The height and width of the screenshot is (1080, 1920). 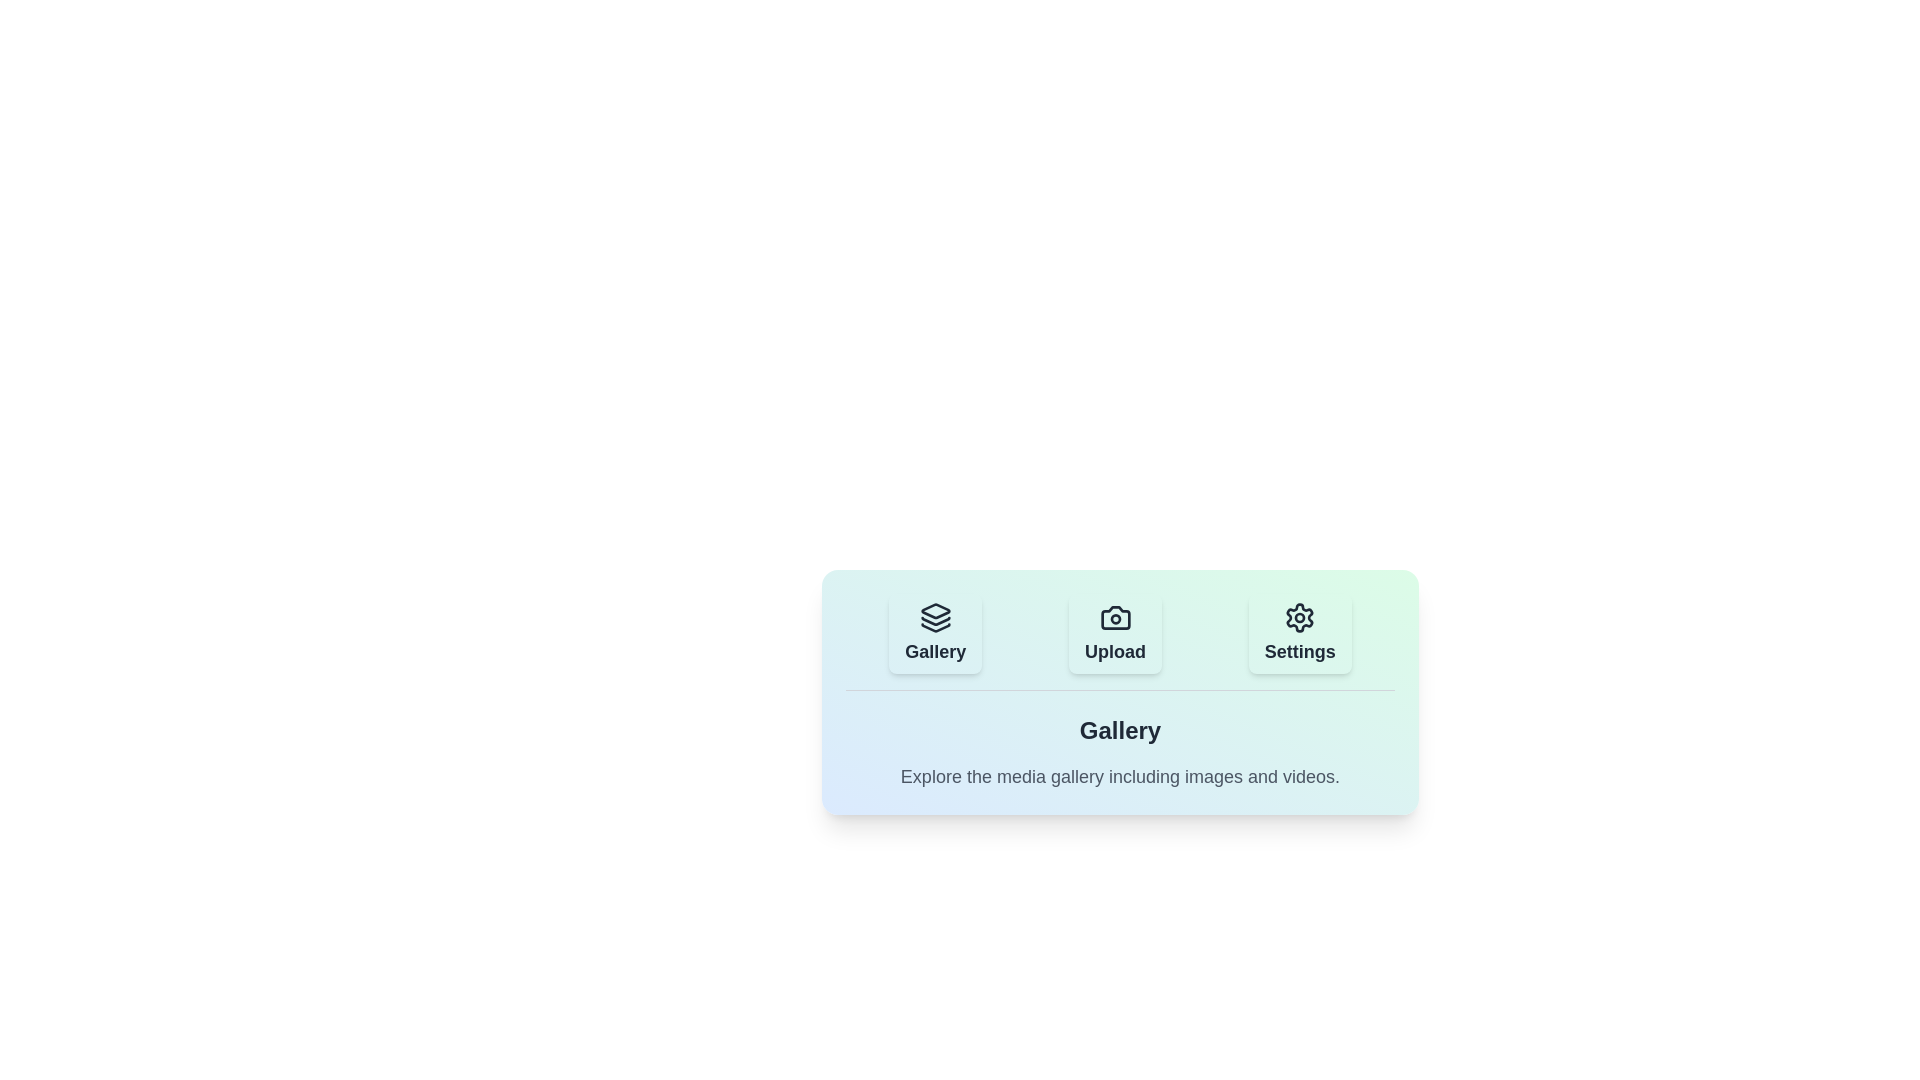 I want to click on the Settings tab to navigate to its content, so click(x=1300, y=633).